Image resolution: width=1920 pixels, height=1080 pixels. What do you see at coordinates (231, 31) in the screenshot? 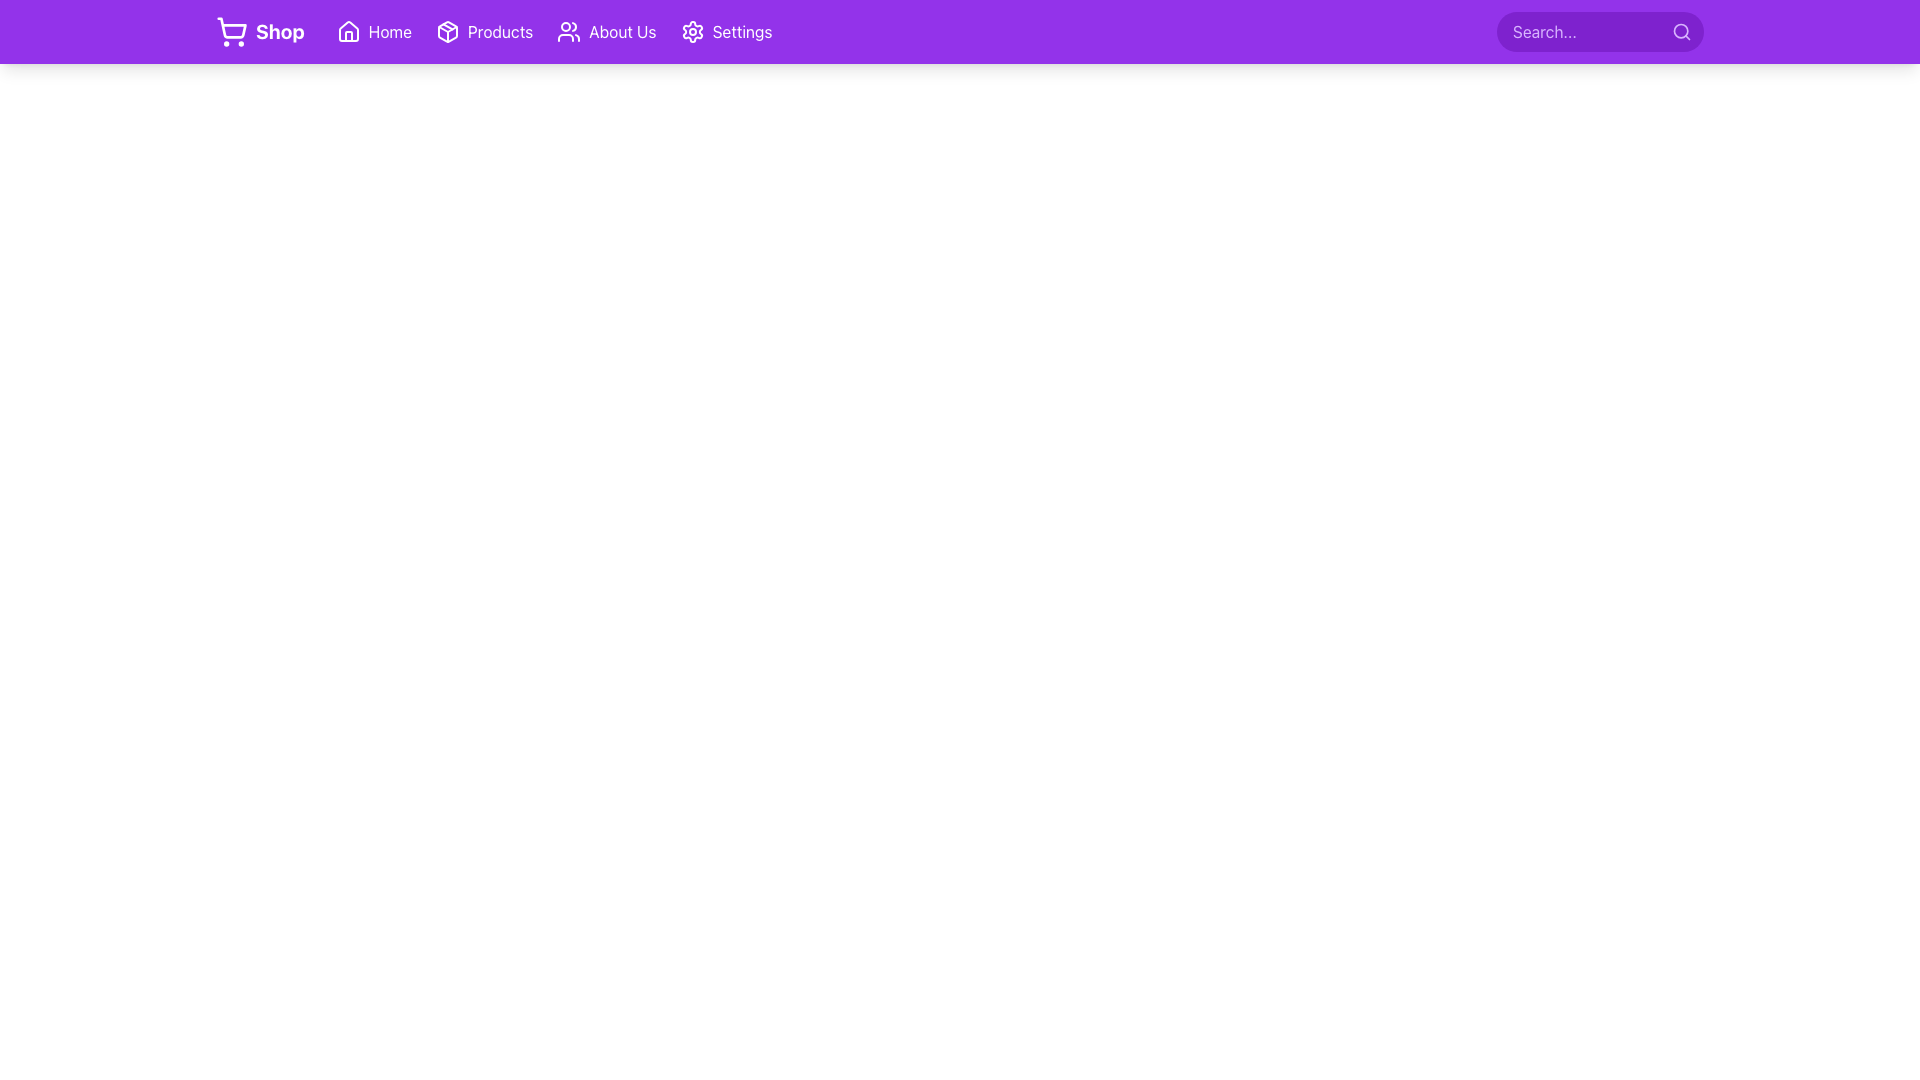
I see `the shopping cart icon located in the navigation bar, which features a purple background and circular wheels` at bounding box center [231, 31].